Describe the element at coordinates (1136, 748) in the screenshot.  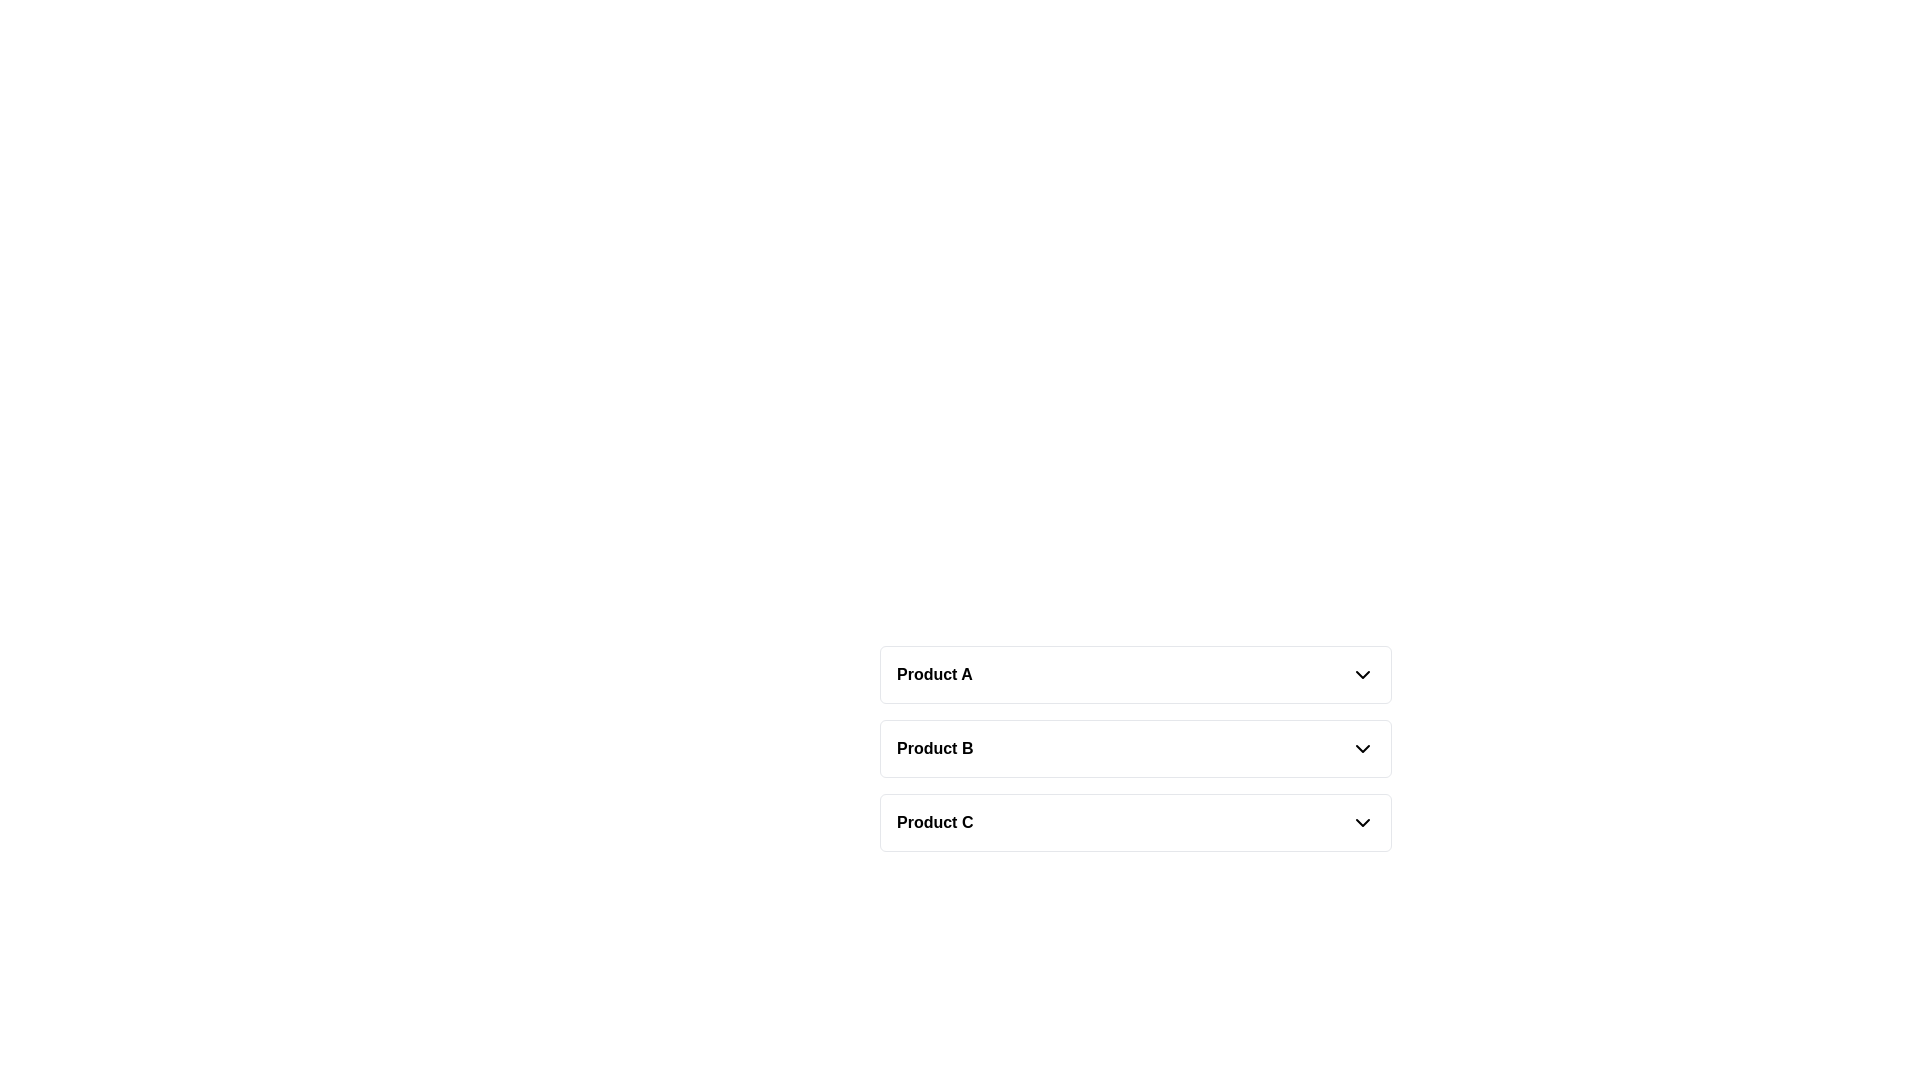
I see `the second list item labeled 'Product B'` at that location.